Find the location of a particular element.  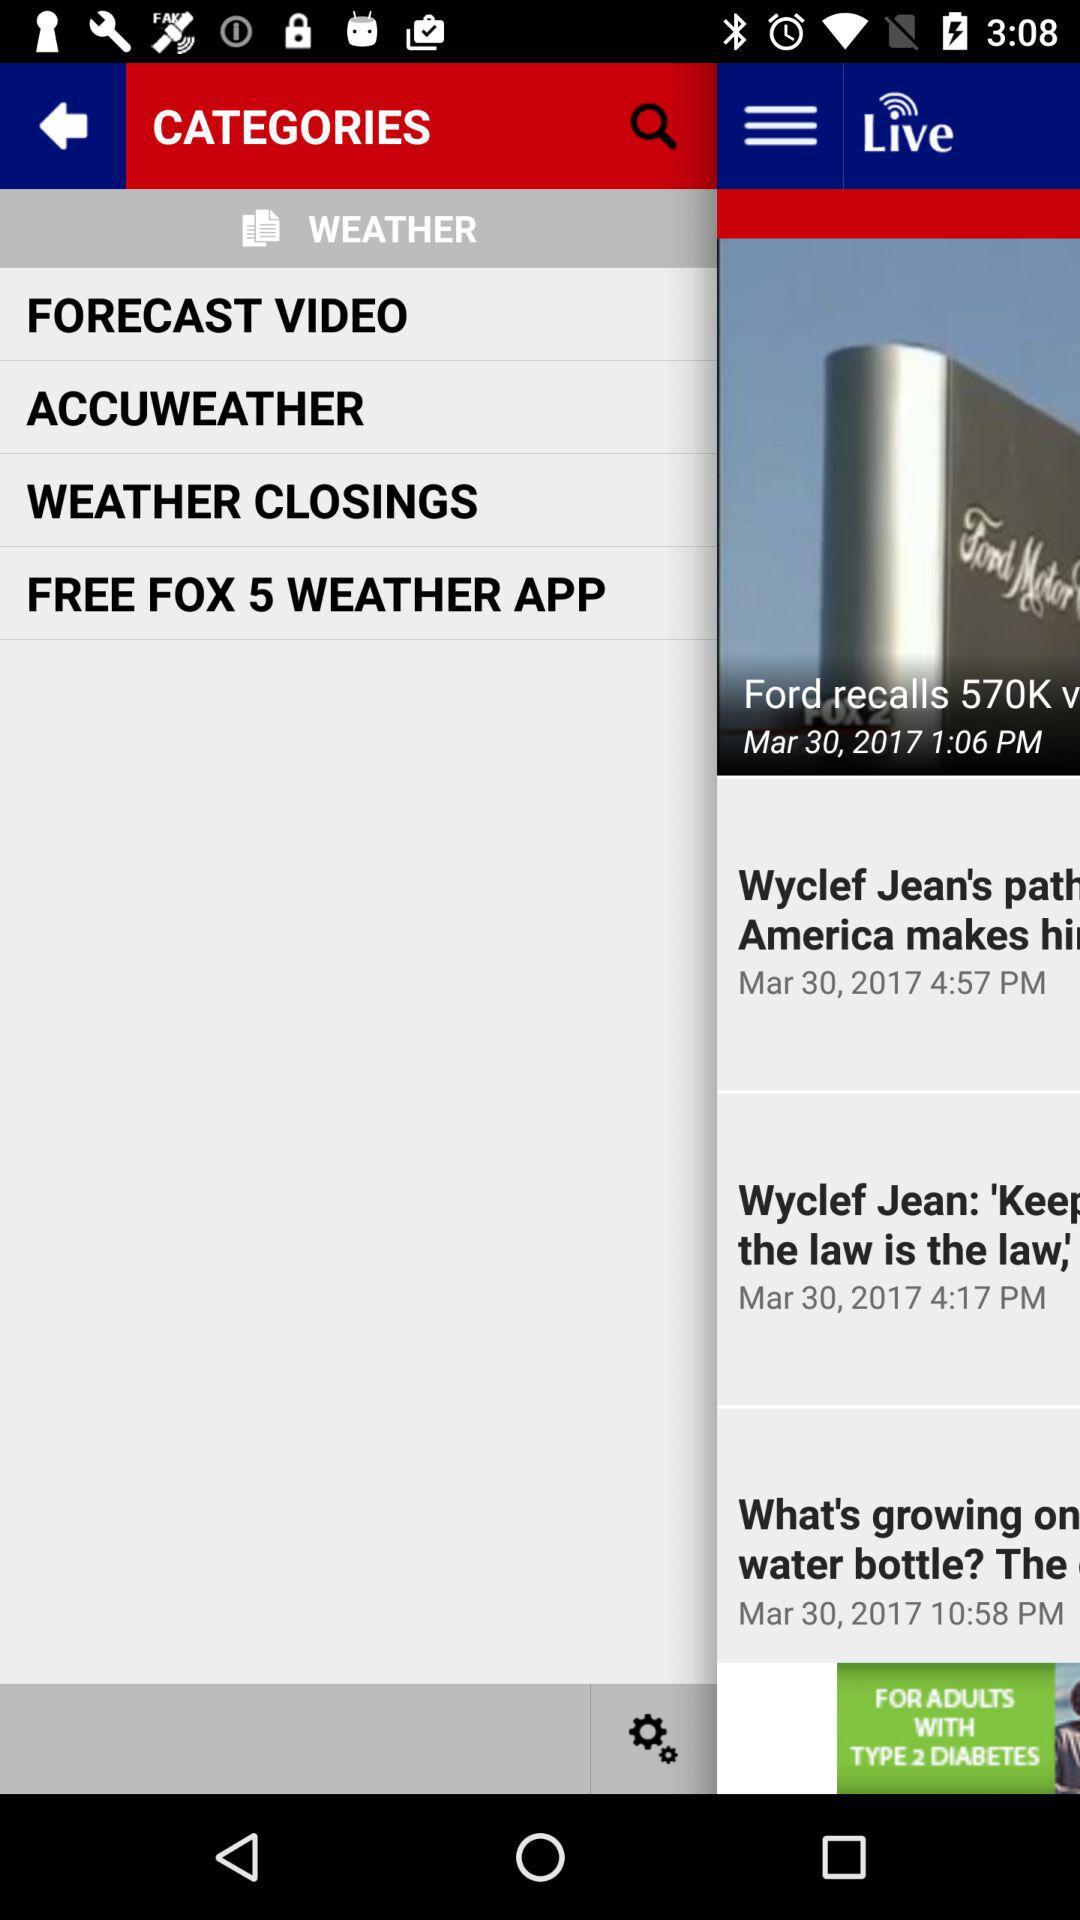

the setting icon at the bottom of the page is located at coordinates (654, 1737).